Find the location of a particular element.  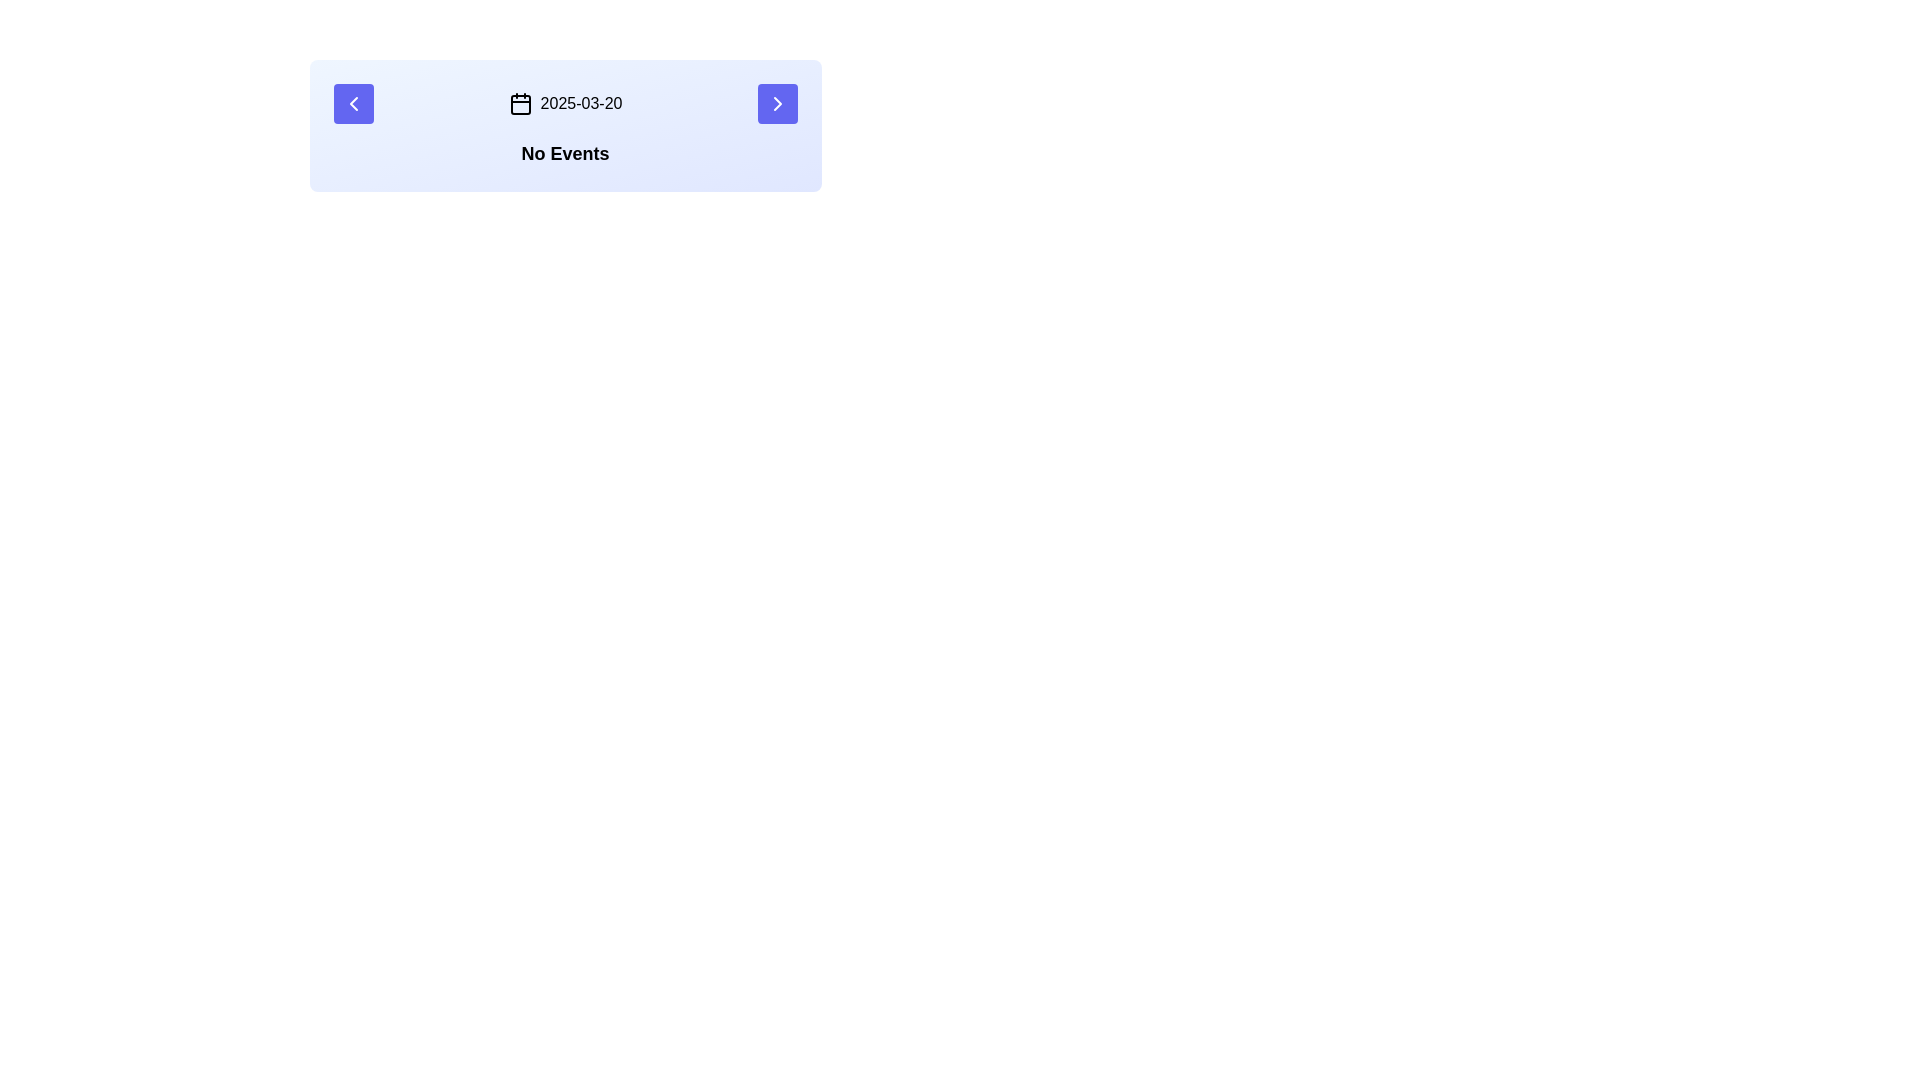

the calendar icon, which is an outlined square with a grid pattern and two small tabs at the top, located to the left of the text '2025-03-20' is located at coordinates (520, 104).